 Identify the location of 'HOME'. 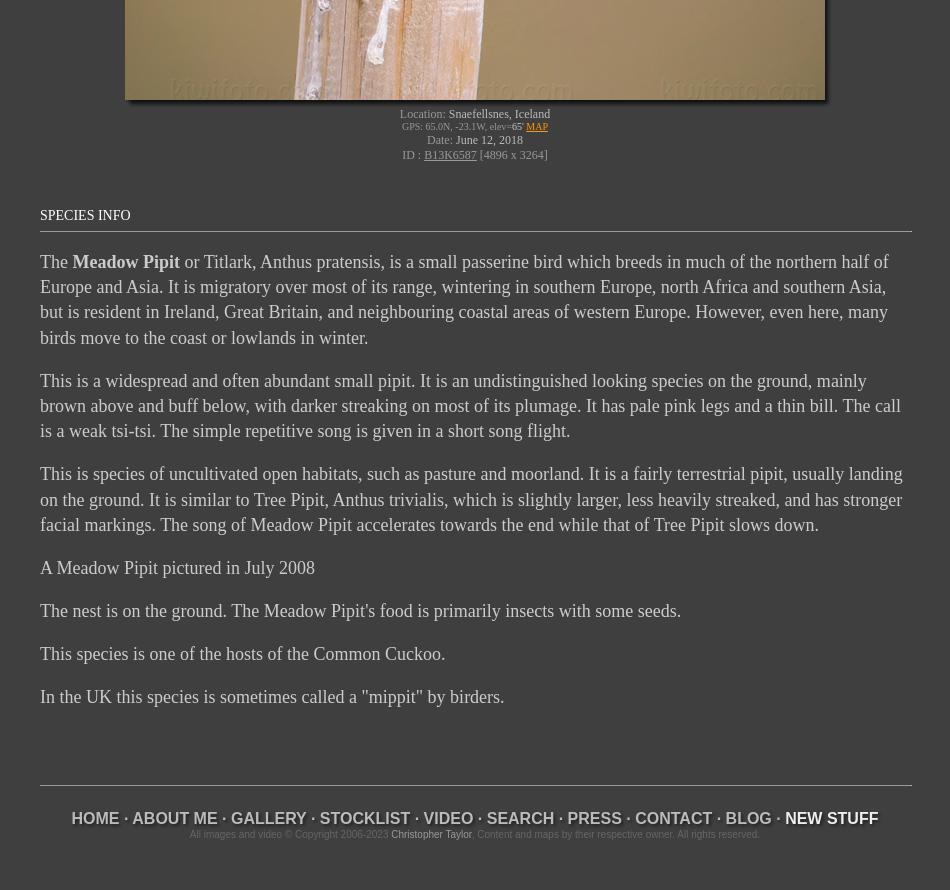
(95, 817).